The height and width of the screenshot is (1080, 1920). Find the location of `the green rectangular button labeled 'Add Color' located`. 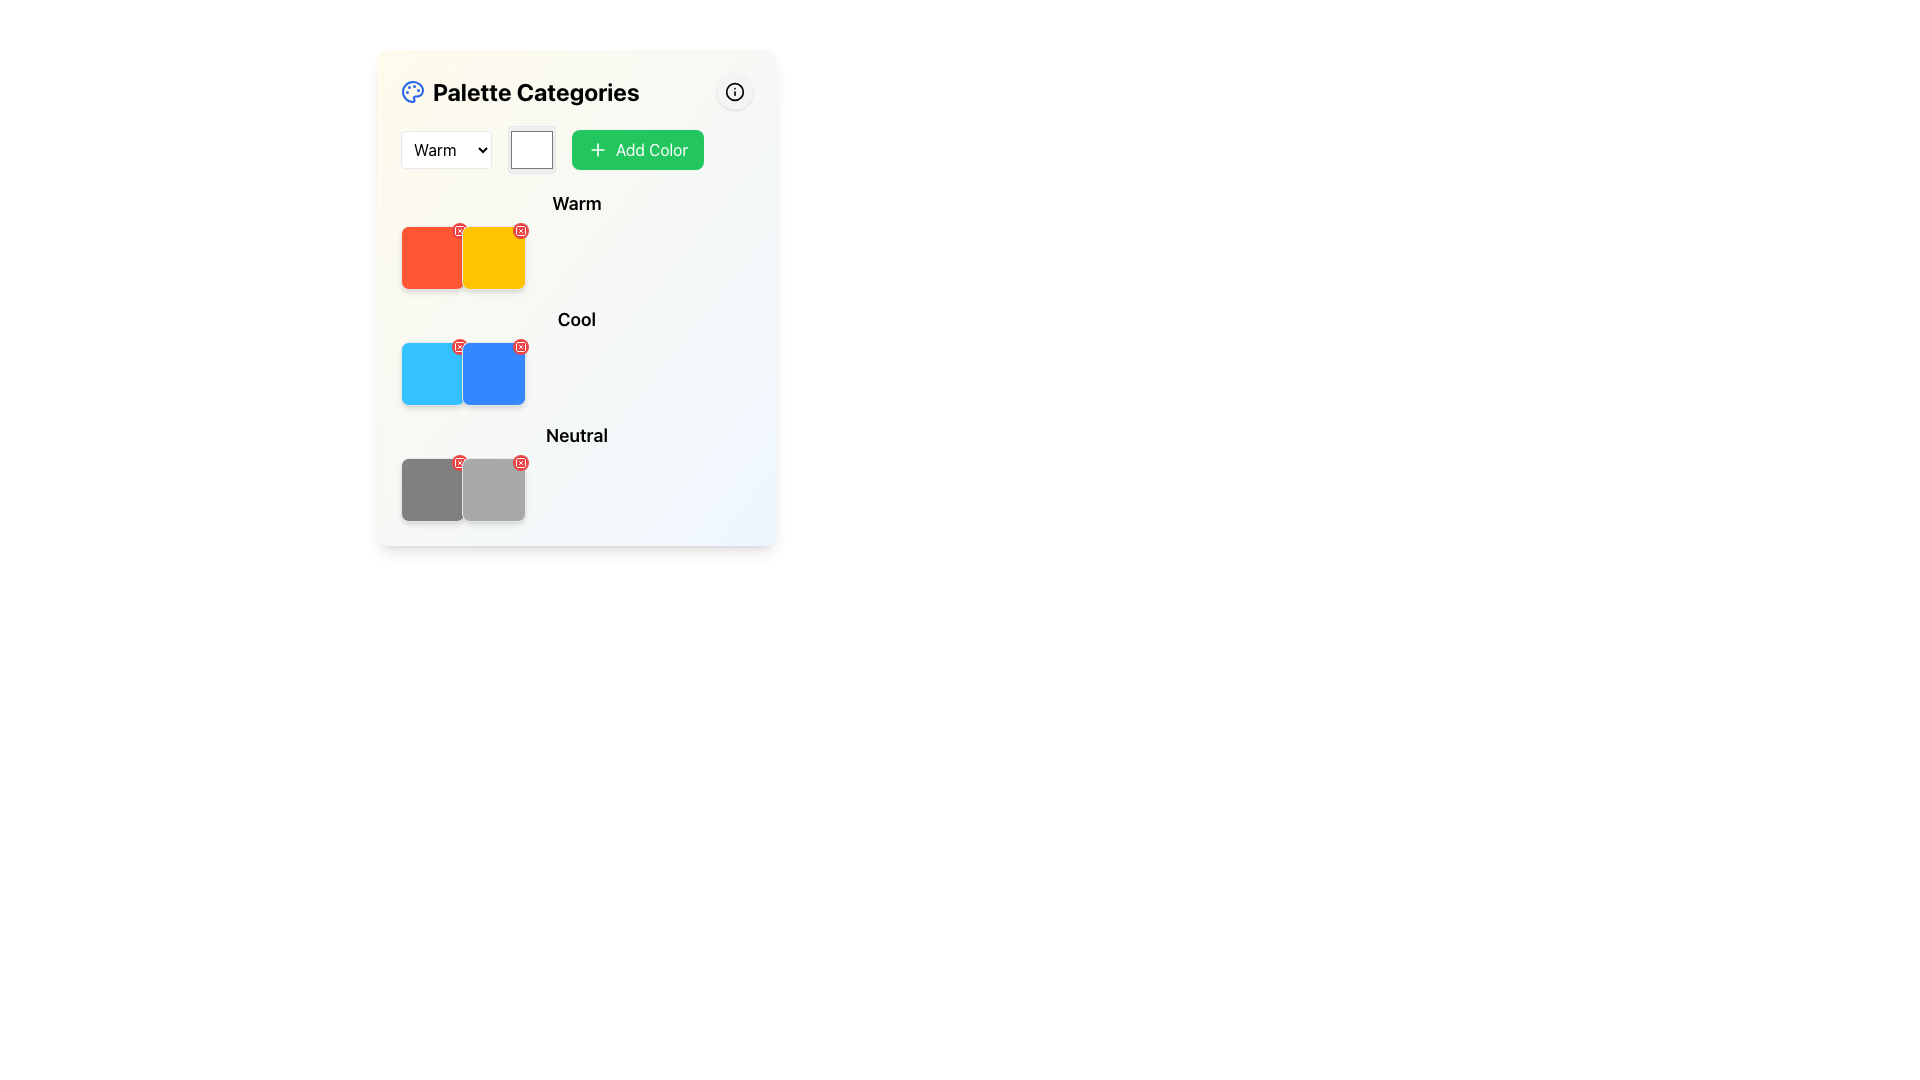

the green rectangular button labeled 'Add Color' located is located at coordinates (575, 149).